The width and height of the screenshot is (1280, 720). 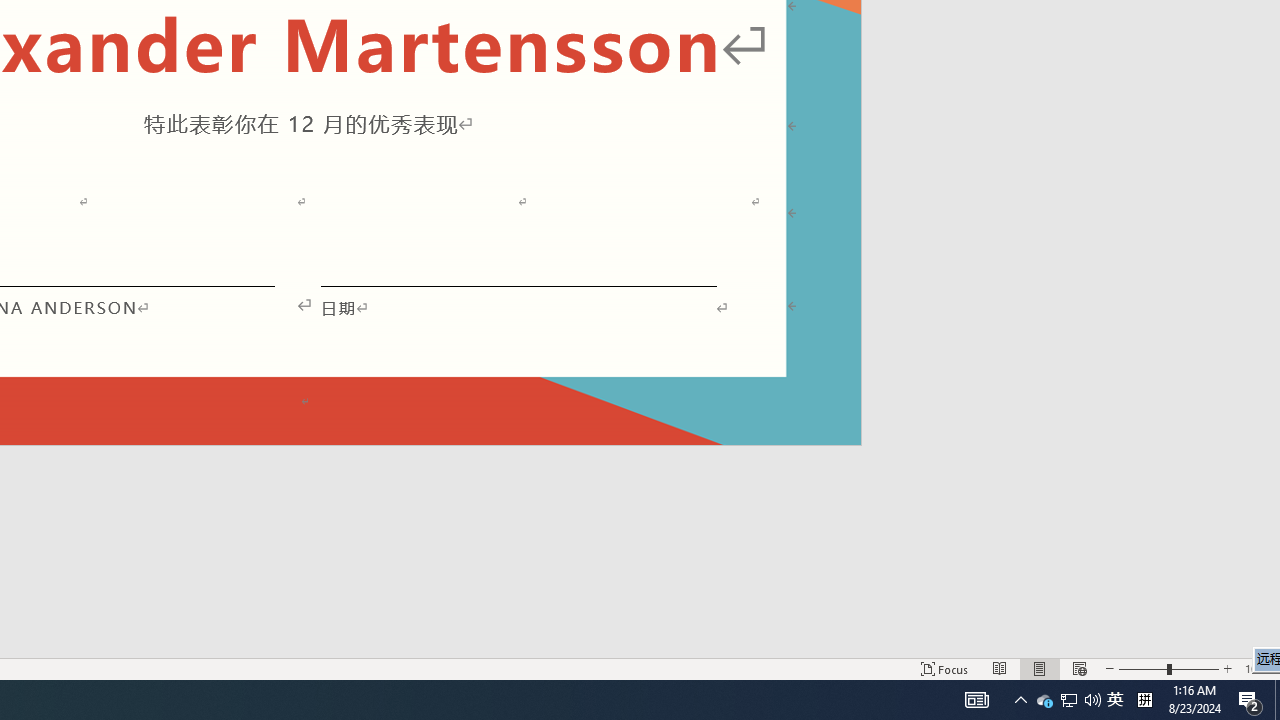 I want to click on 'Action Center, 2 new notifications', so click(x=1250, y=698).